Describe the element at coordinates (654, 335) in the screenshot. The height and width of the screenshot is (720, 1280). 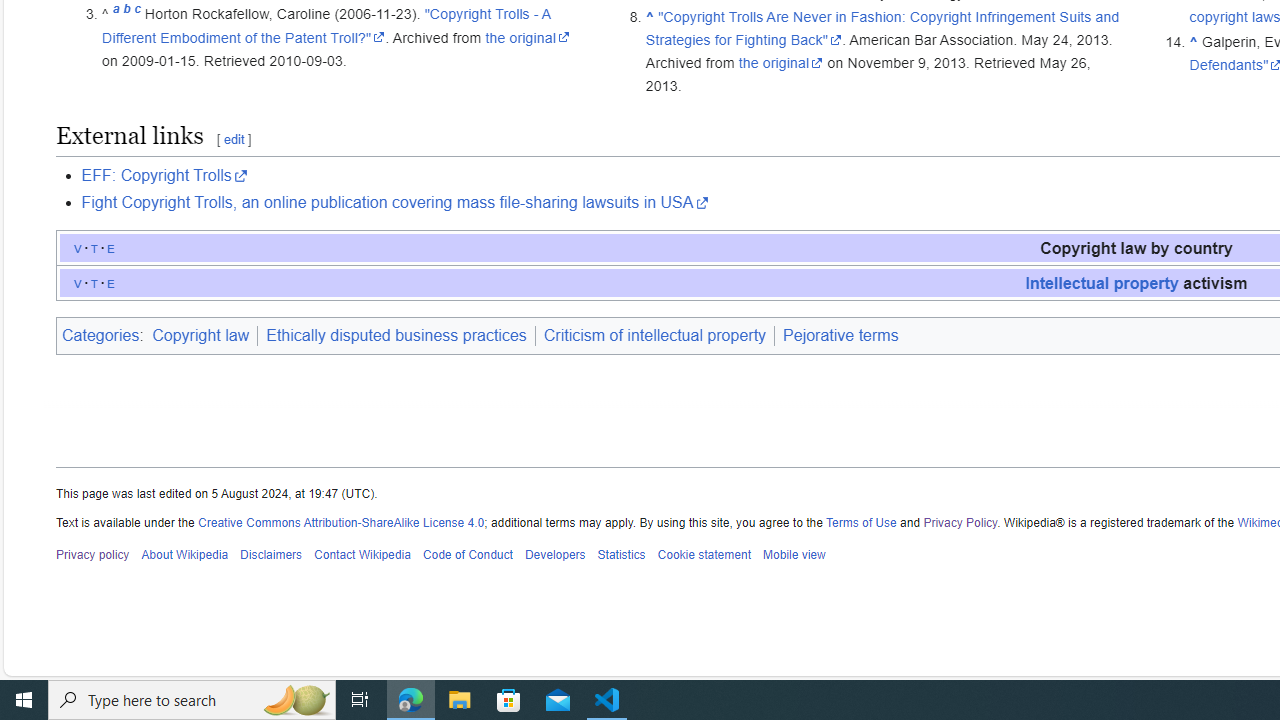
I see `'Criticism of intellectual property'` at that location.